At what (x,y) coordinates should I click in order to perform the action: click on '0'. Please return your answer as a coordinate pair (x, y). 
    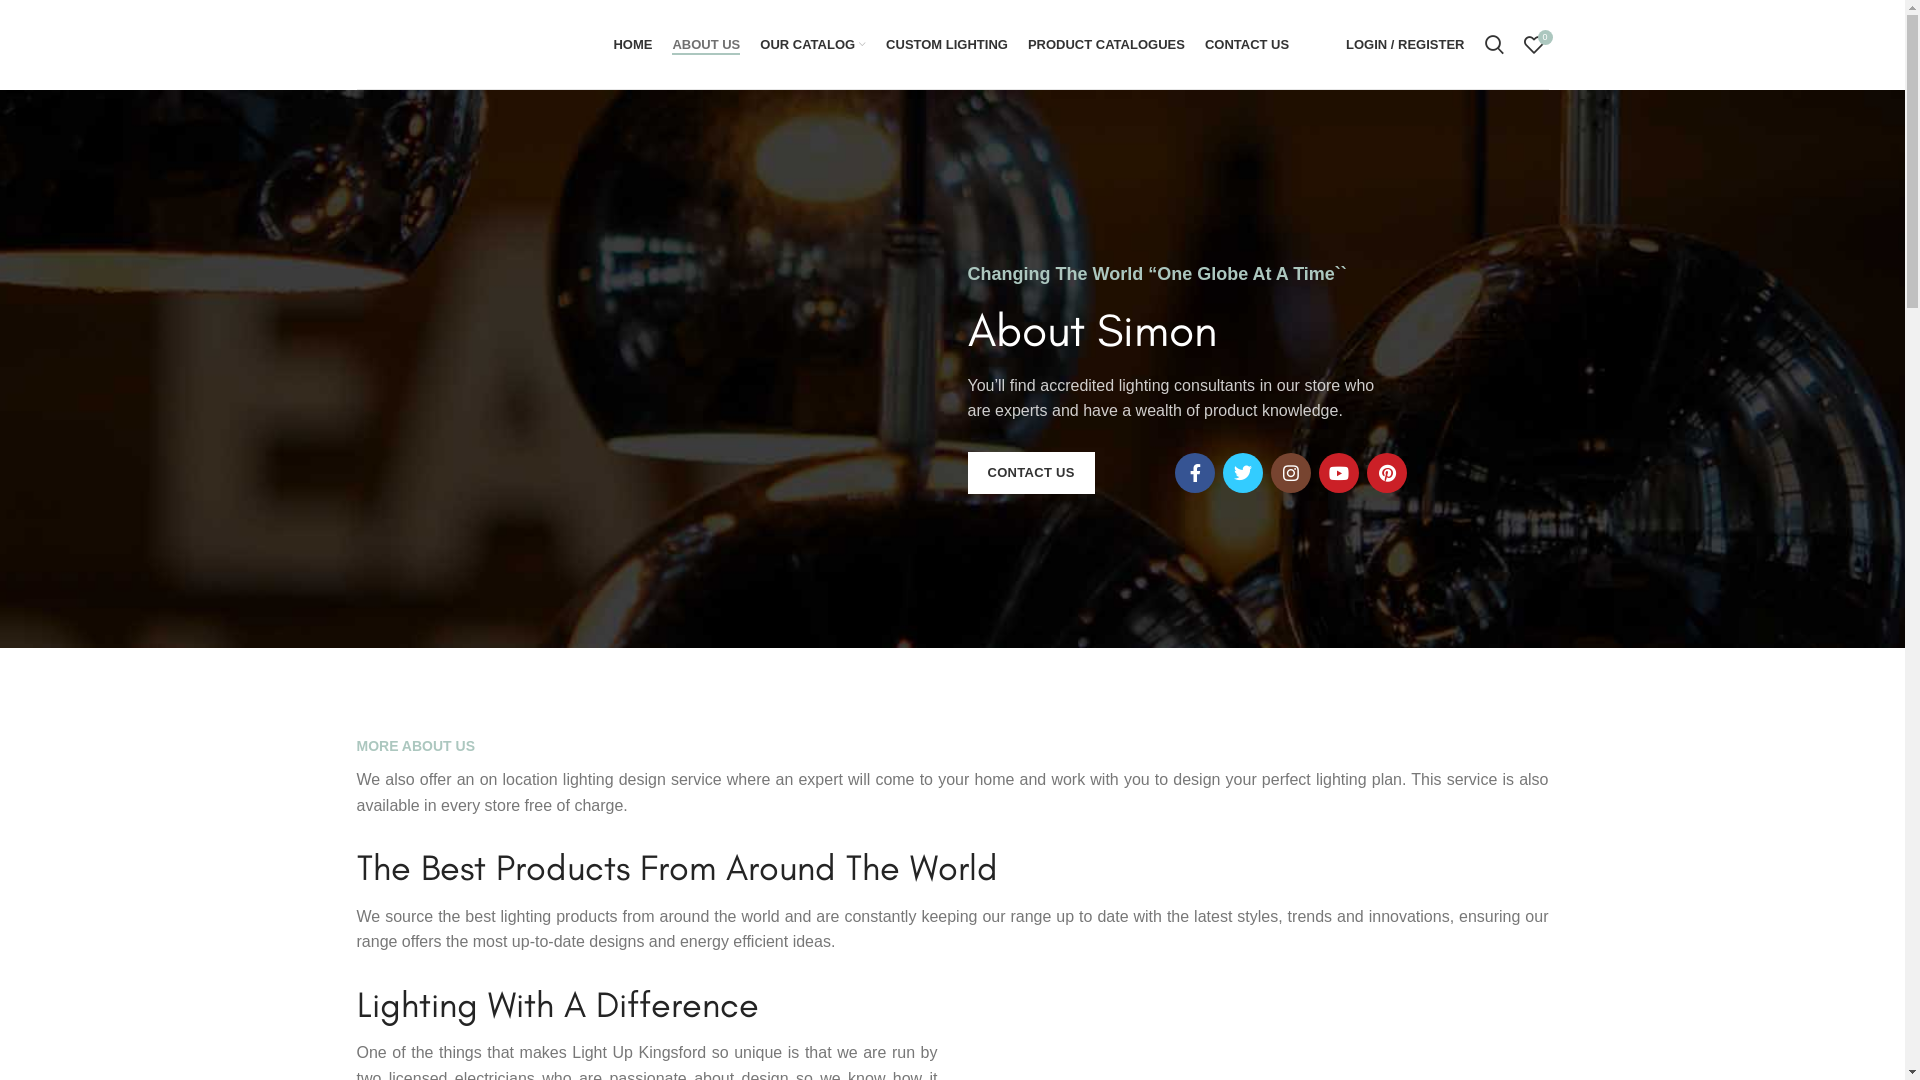
    Looking at the image, I should click on (1533, 43).